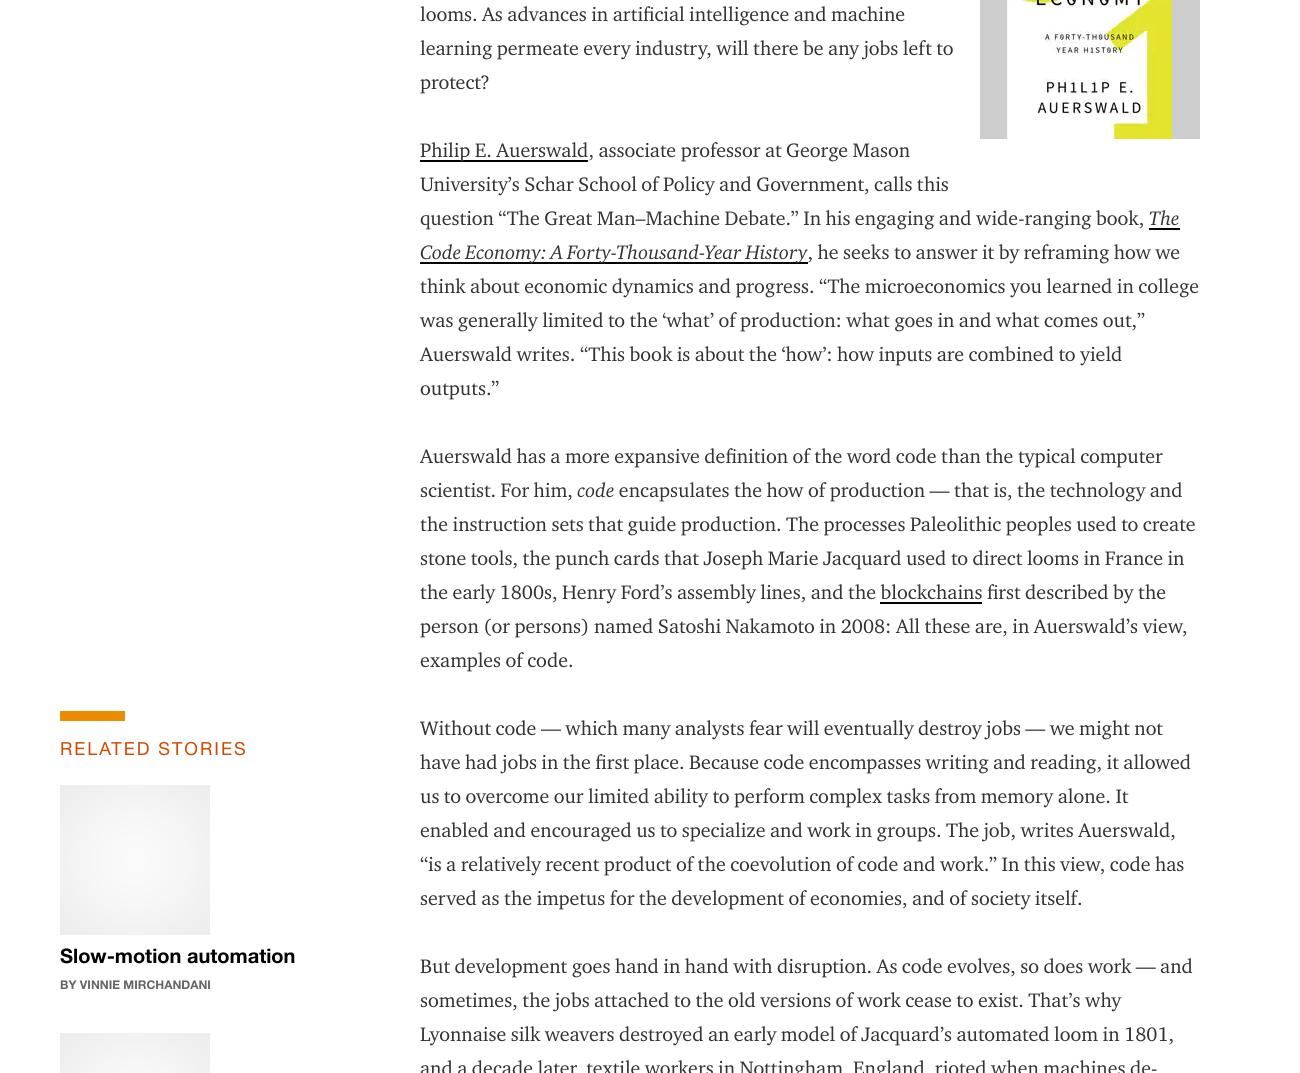  Describe the element at coordinates (916, 923) in the screenshot. I see `'Follow s+b on Facebook'` at that location.